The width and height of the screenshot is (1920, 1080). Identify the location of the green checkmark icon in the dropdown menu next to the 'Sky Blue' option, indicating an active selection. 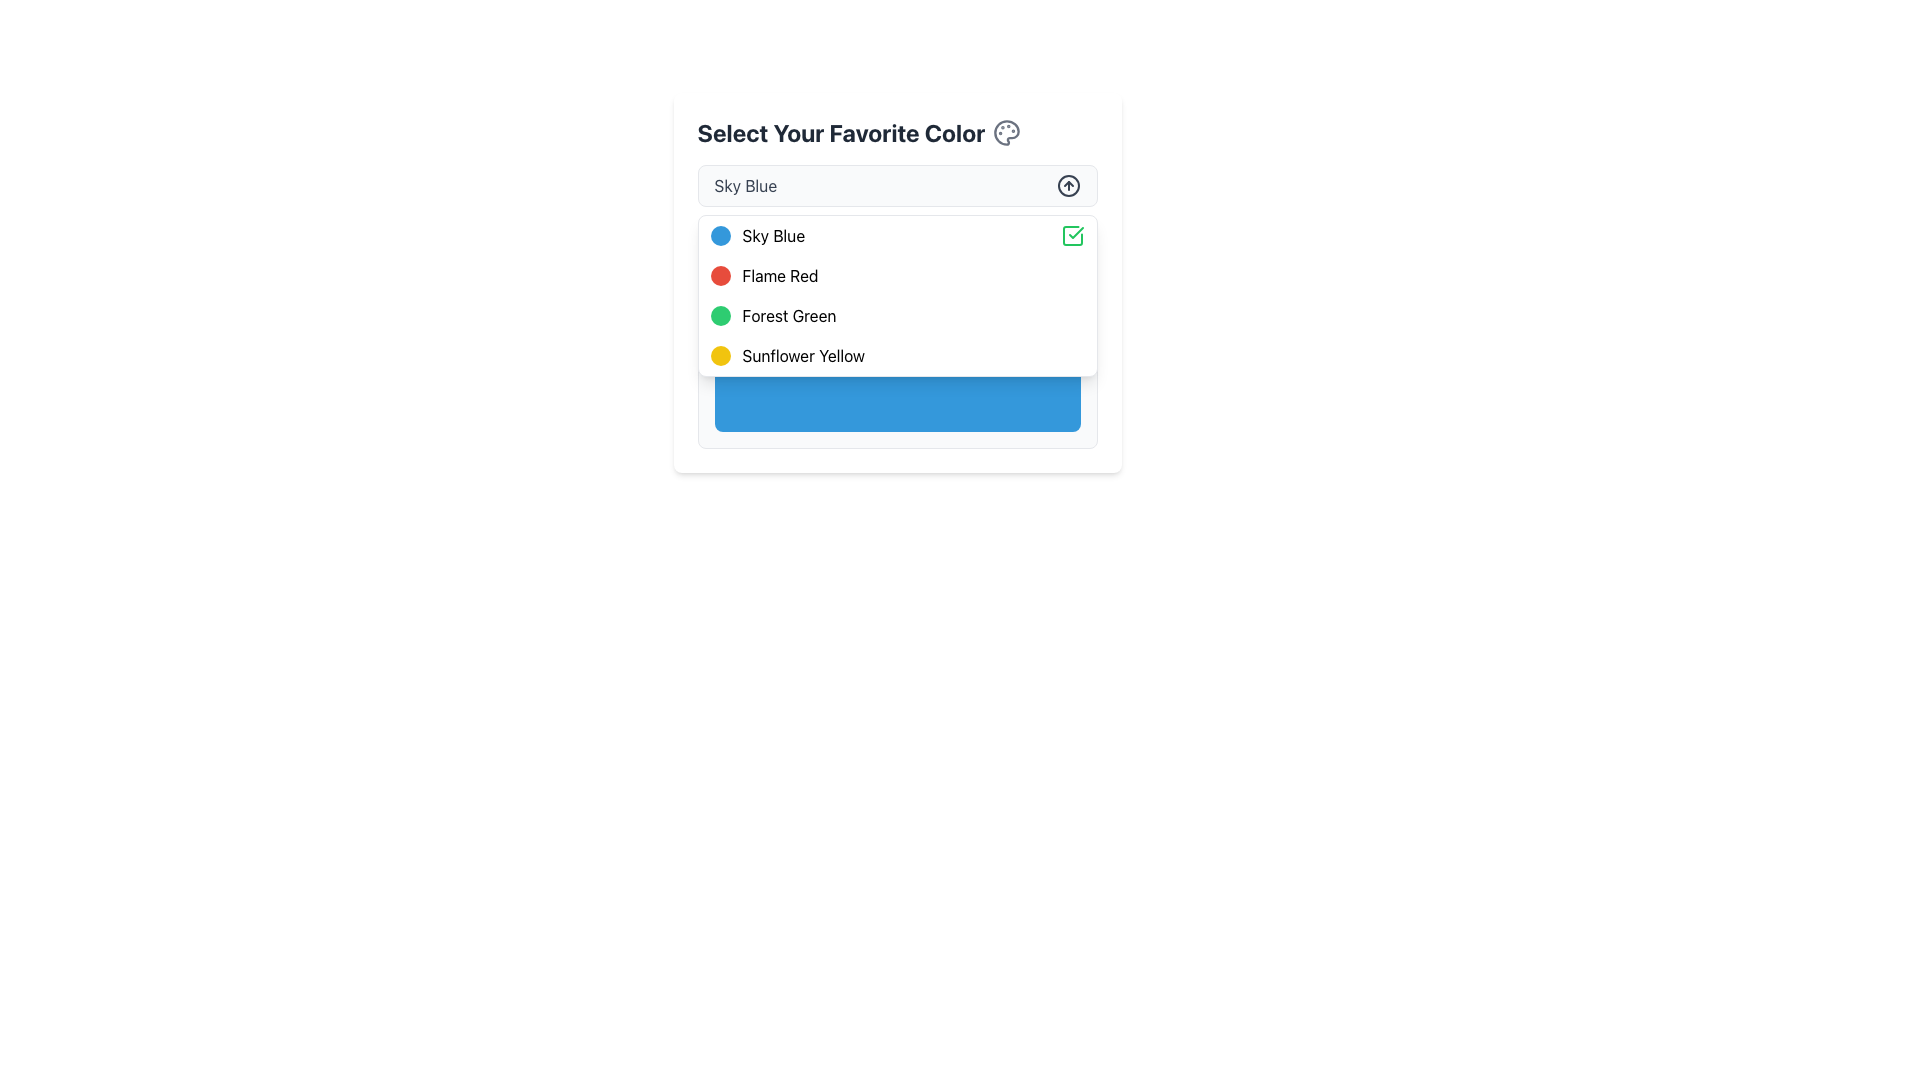
(1071, 234).